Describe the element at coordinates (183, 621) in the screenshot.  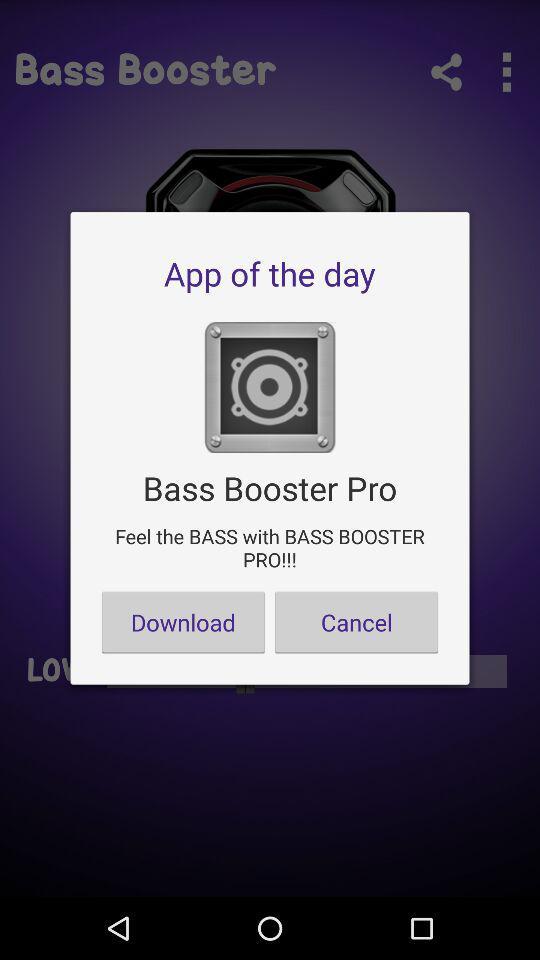
I see `download icon` at that location.